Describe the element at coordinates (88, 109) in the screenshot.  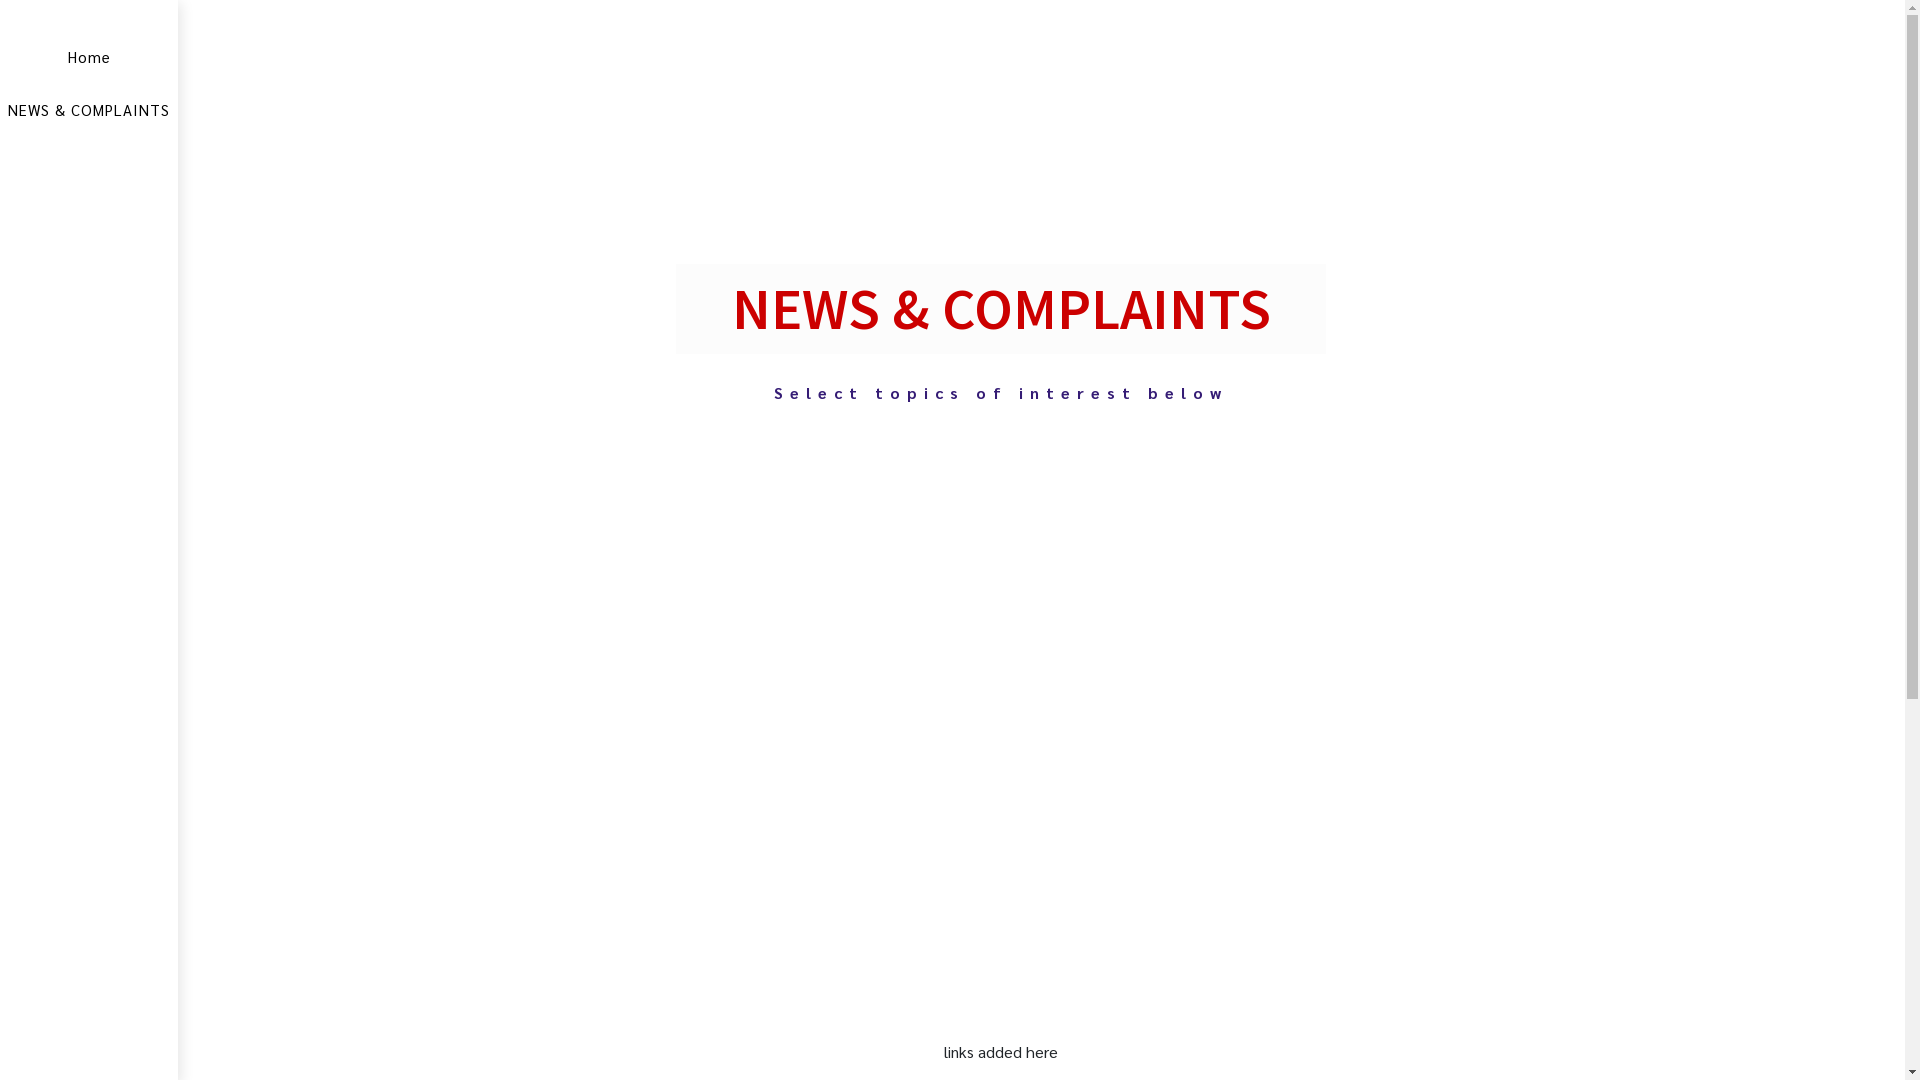
I see `'NEWS & COMPLAINTS'` at that location.